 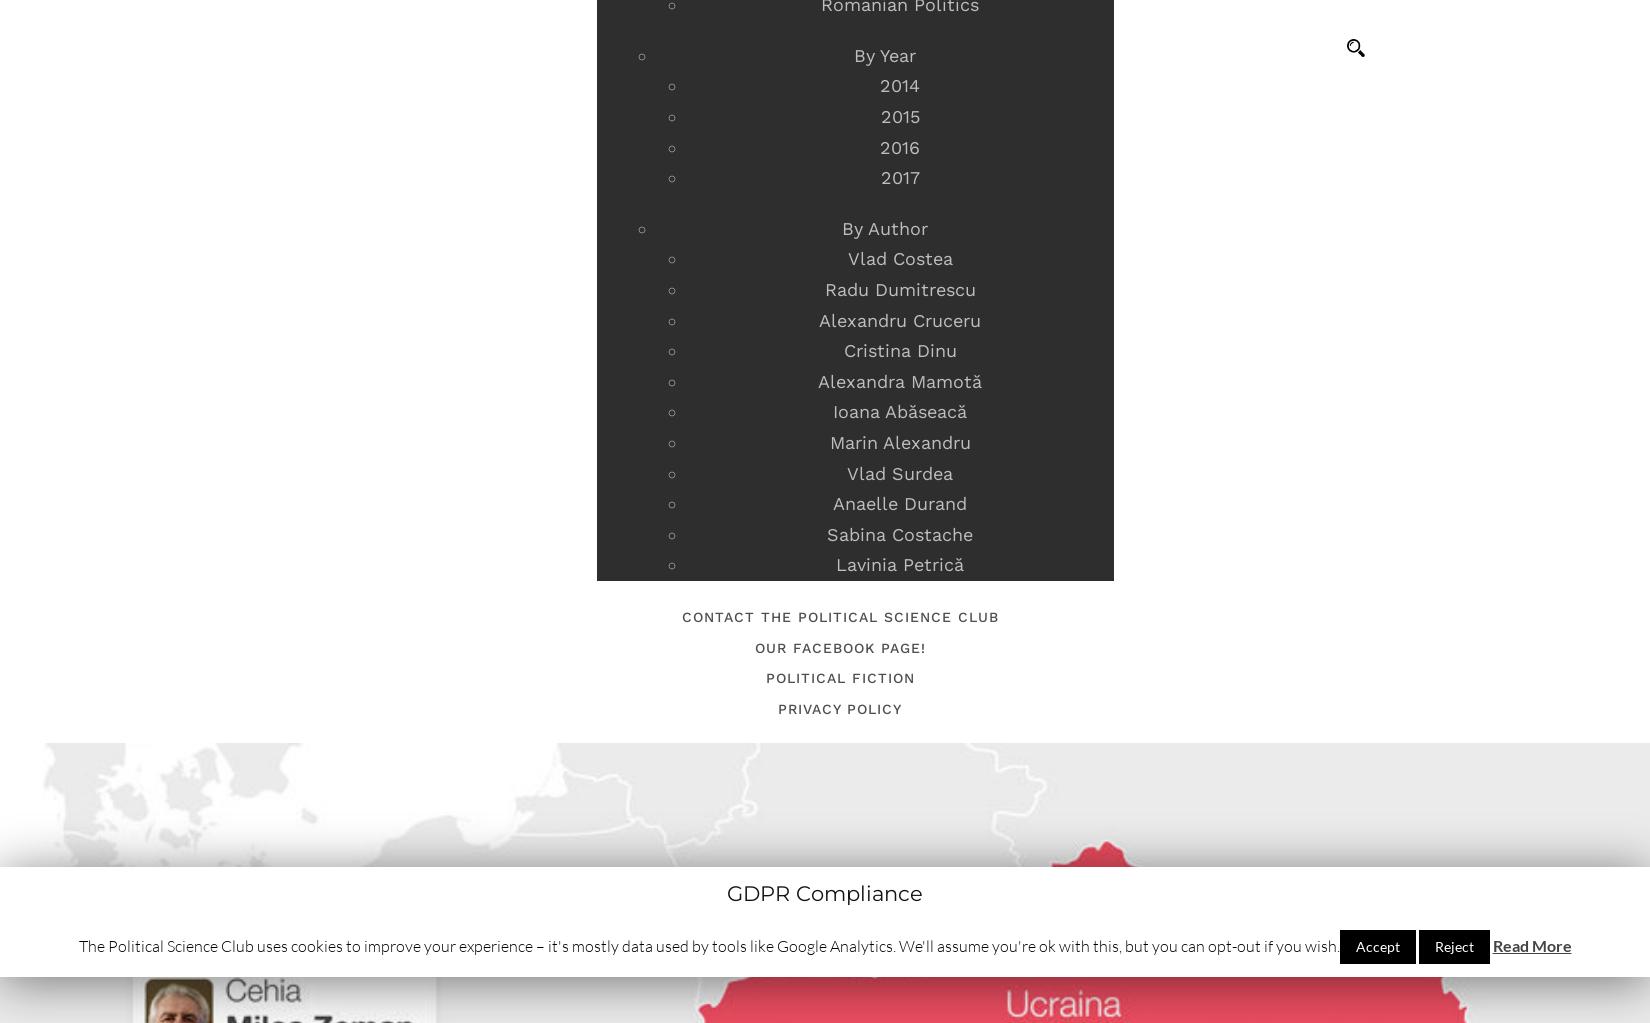 I want to click on 'Contact The Political Science Club', so click(x=839, y=615).